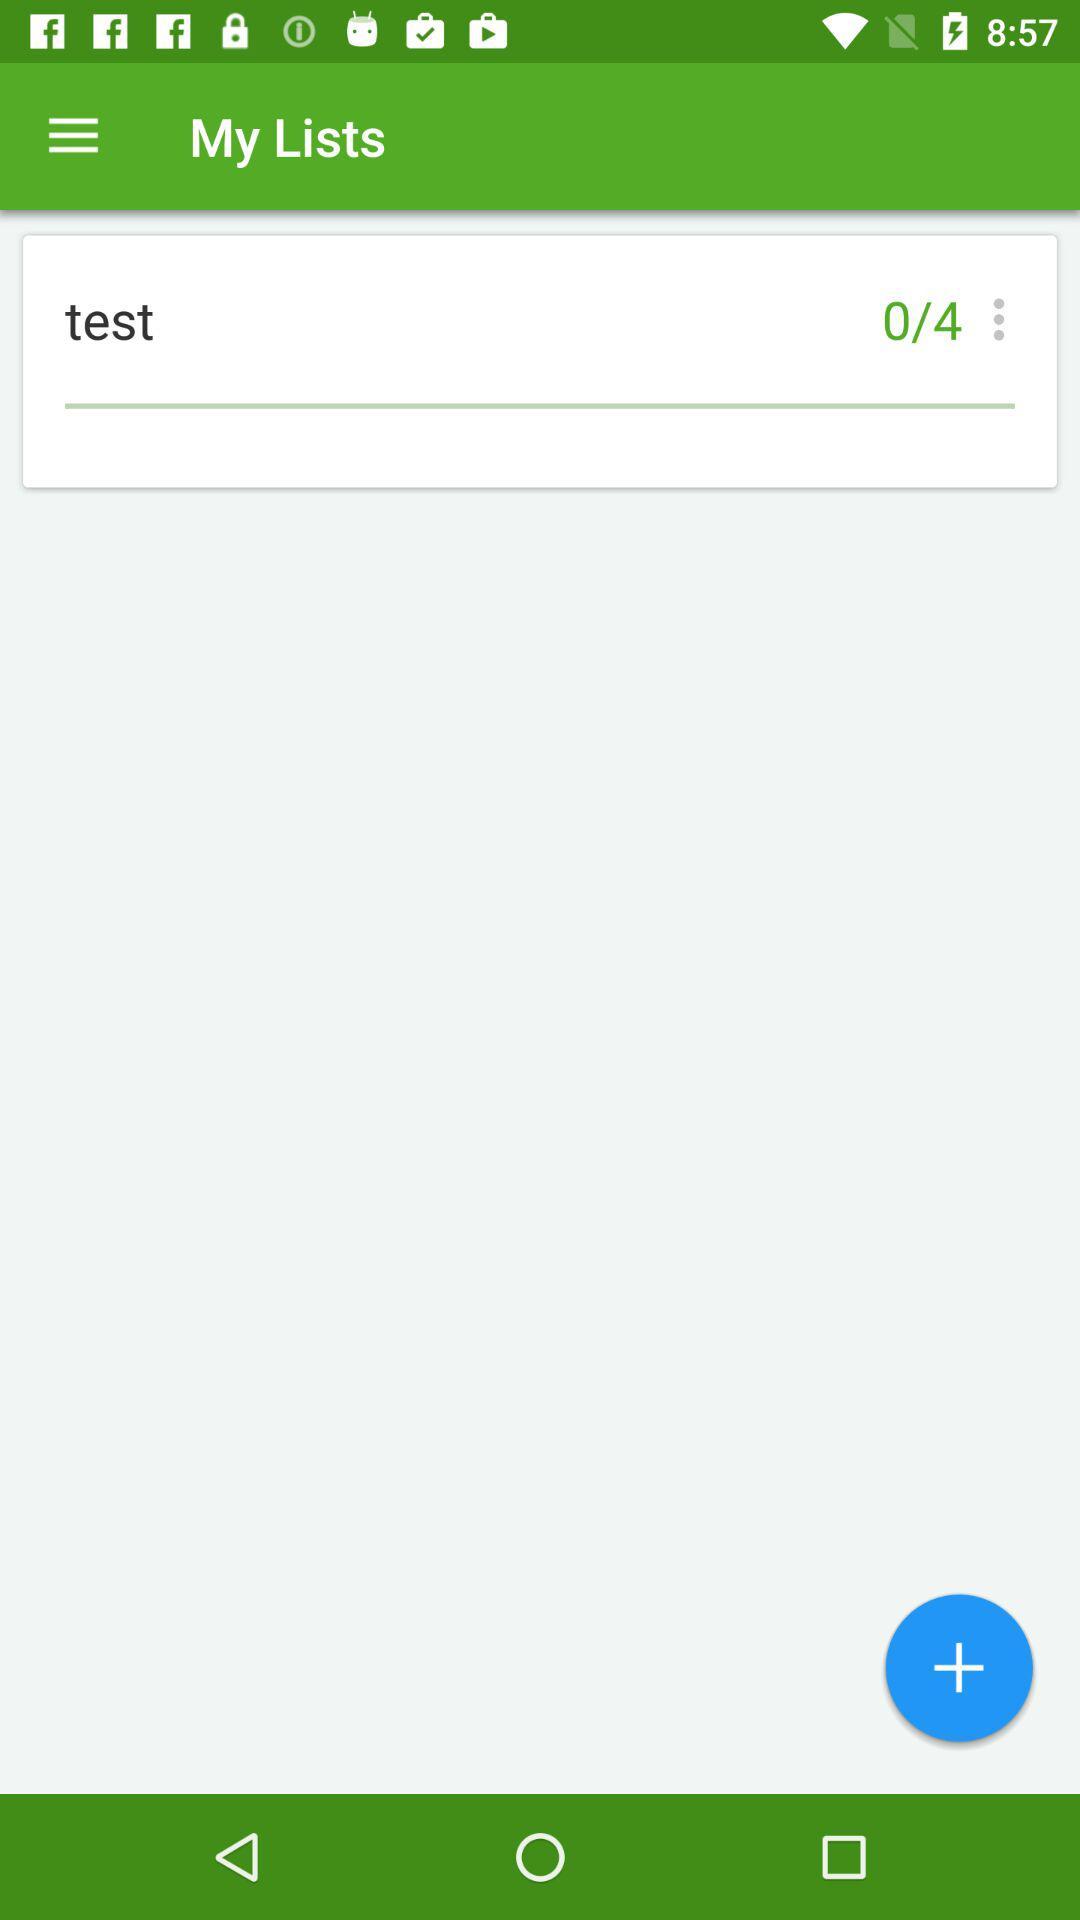  What do you see at coordinates (958, 1670) in the screenshot?
I see `the item at the bottom right corner` at bounding box center [958, 1670].